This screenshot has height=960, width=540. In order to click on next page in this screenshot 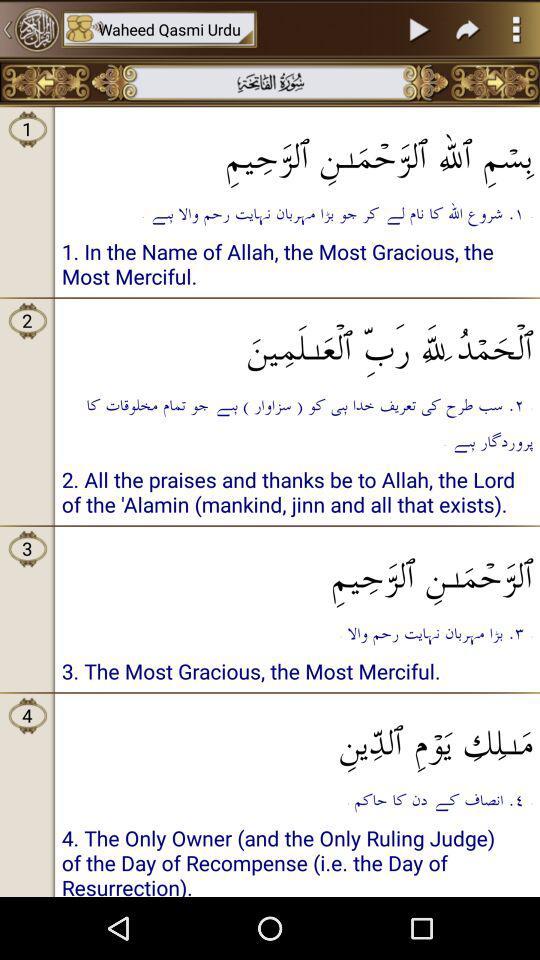, I will do `click(468, 28)`.